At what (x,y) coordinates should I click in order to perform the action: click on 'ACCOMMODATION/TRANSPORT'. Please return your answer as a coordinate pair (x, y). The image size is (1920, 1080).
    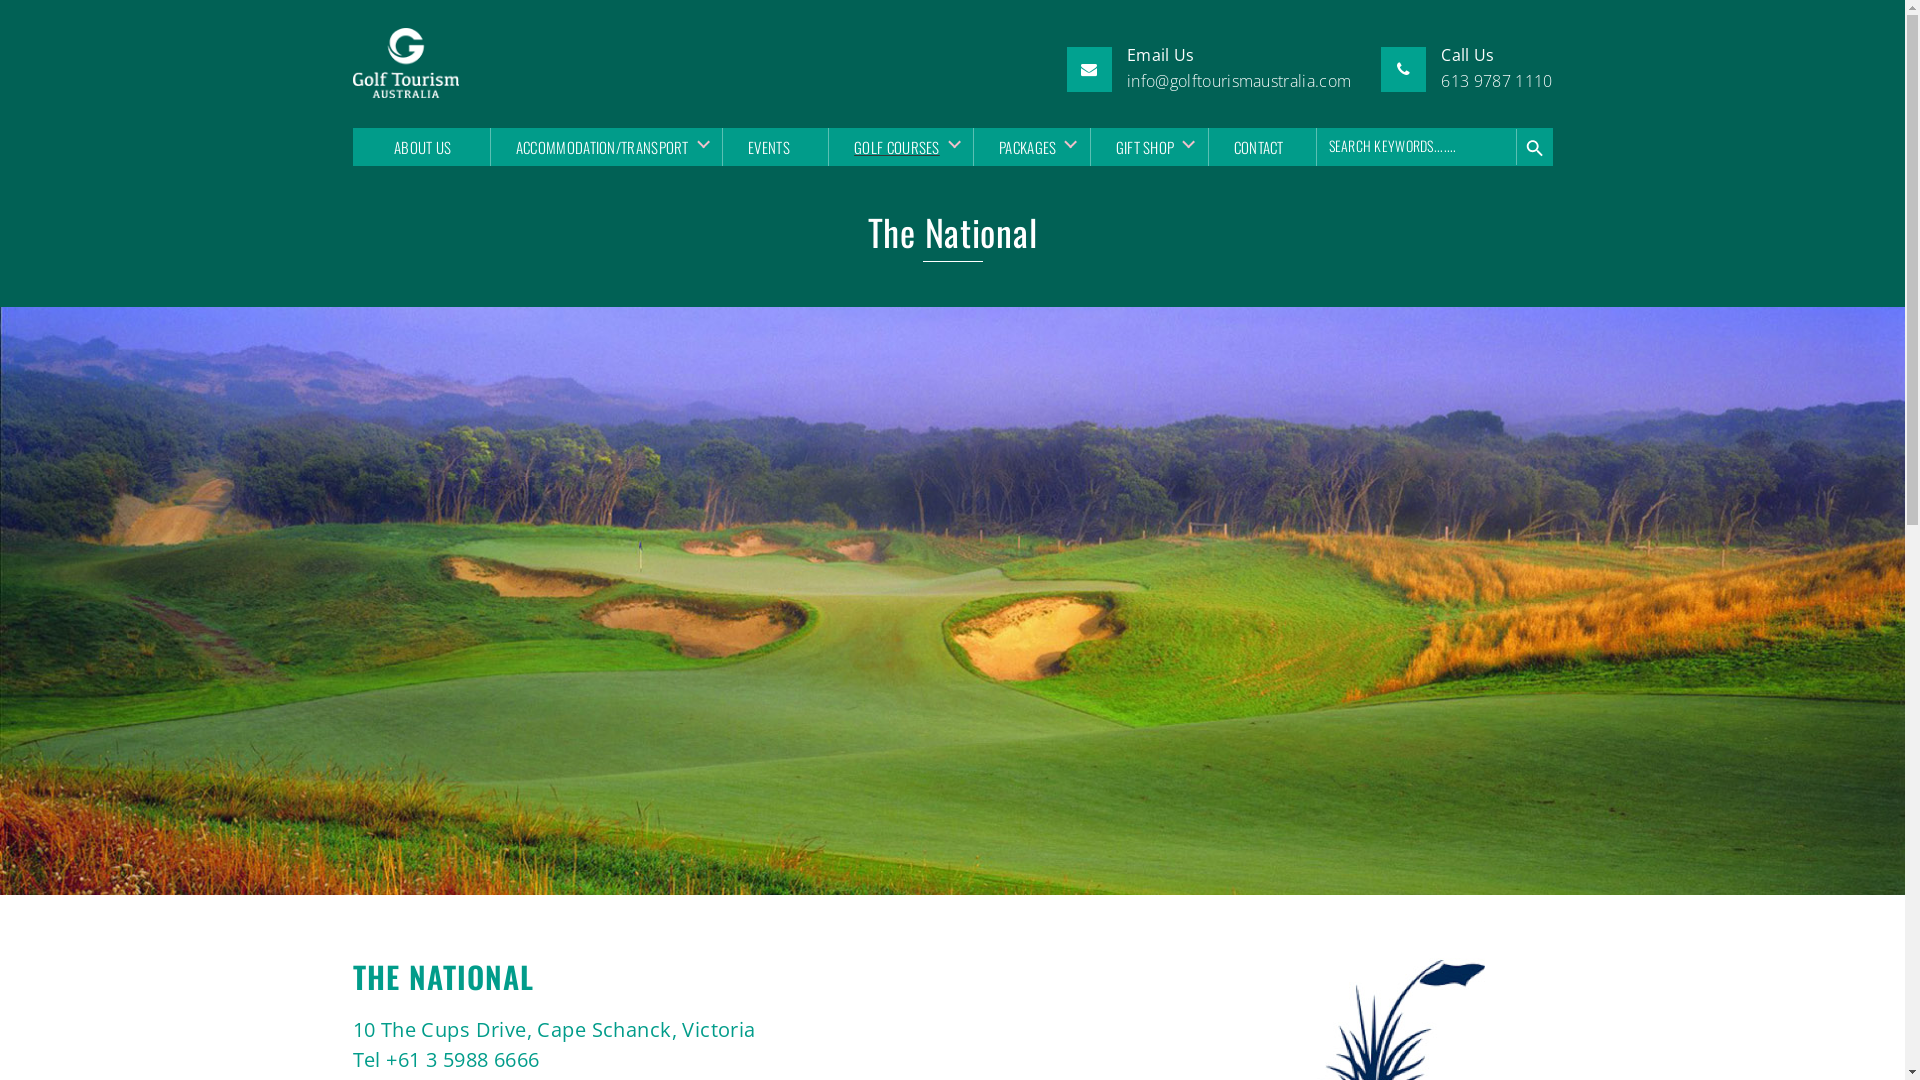
    Looking at the image, I should click on (598, 145).